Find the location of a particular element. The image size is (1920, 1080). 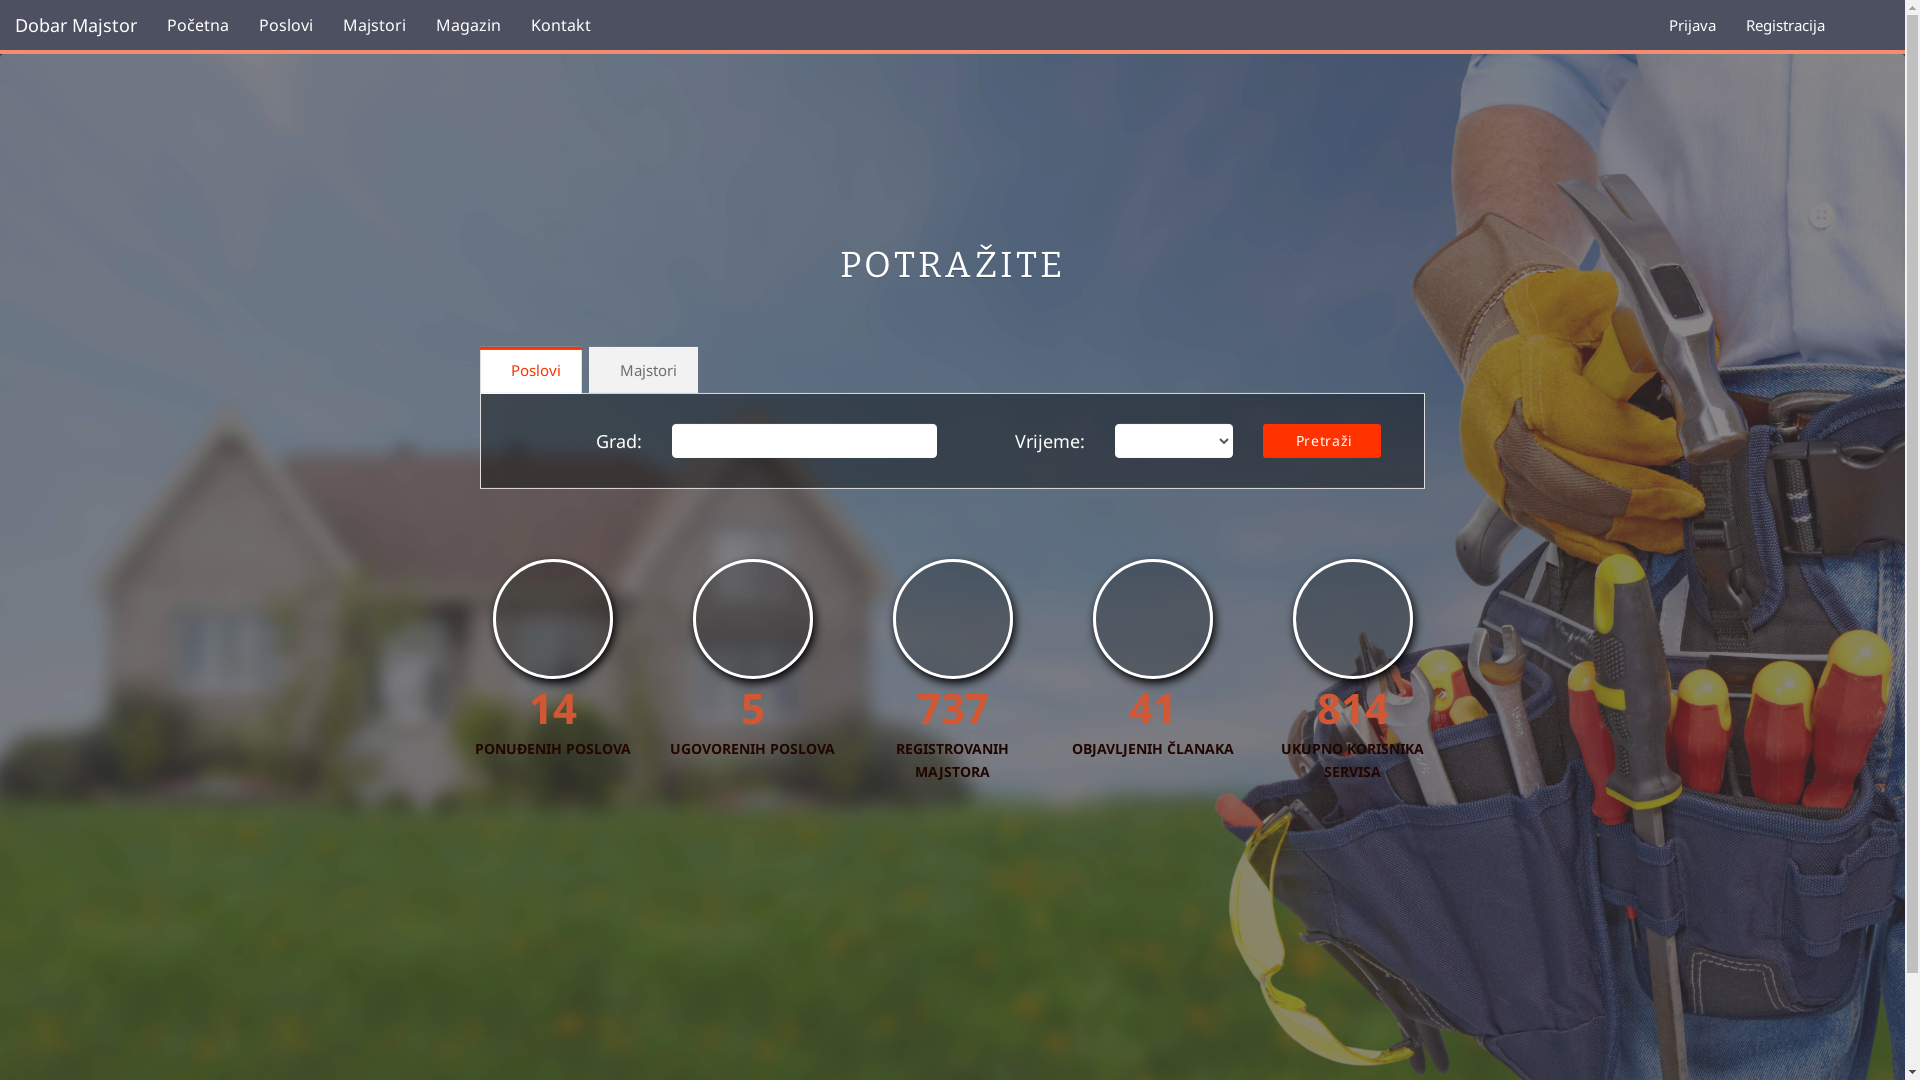

'Prijava' is located at coordinates (1691, 24).